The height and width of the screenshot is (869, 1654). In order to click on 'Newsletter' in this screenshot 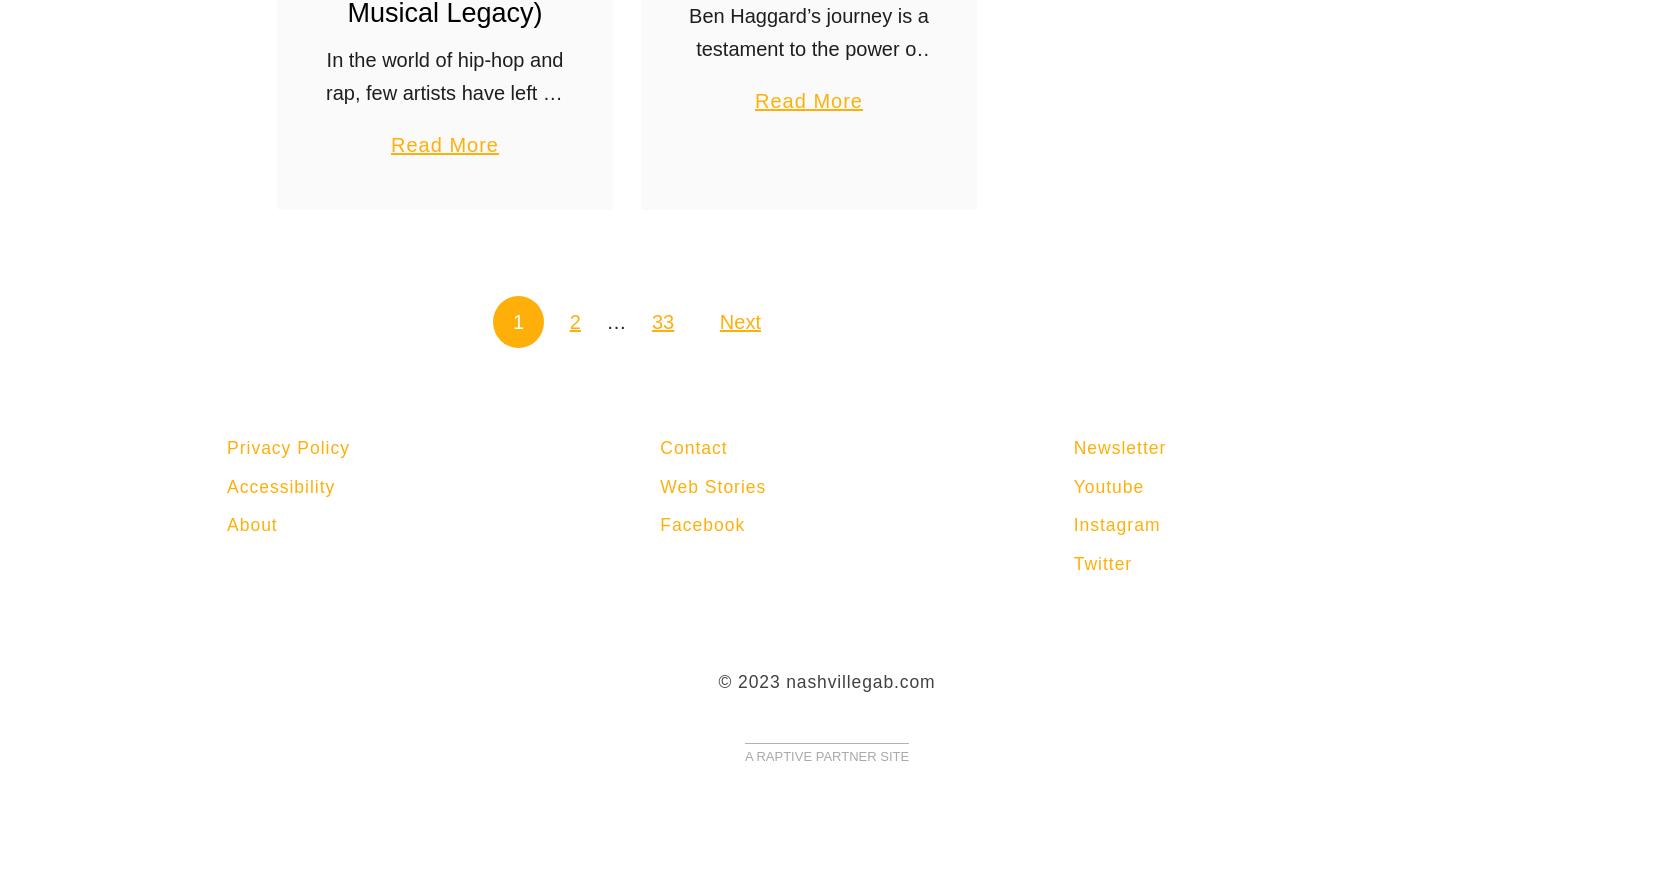, I will do `click(1118, 447)`.